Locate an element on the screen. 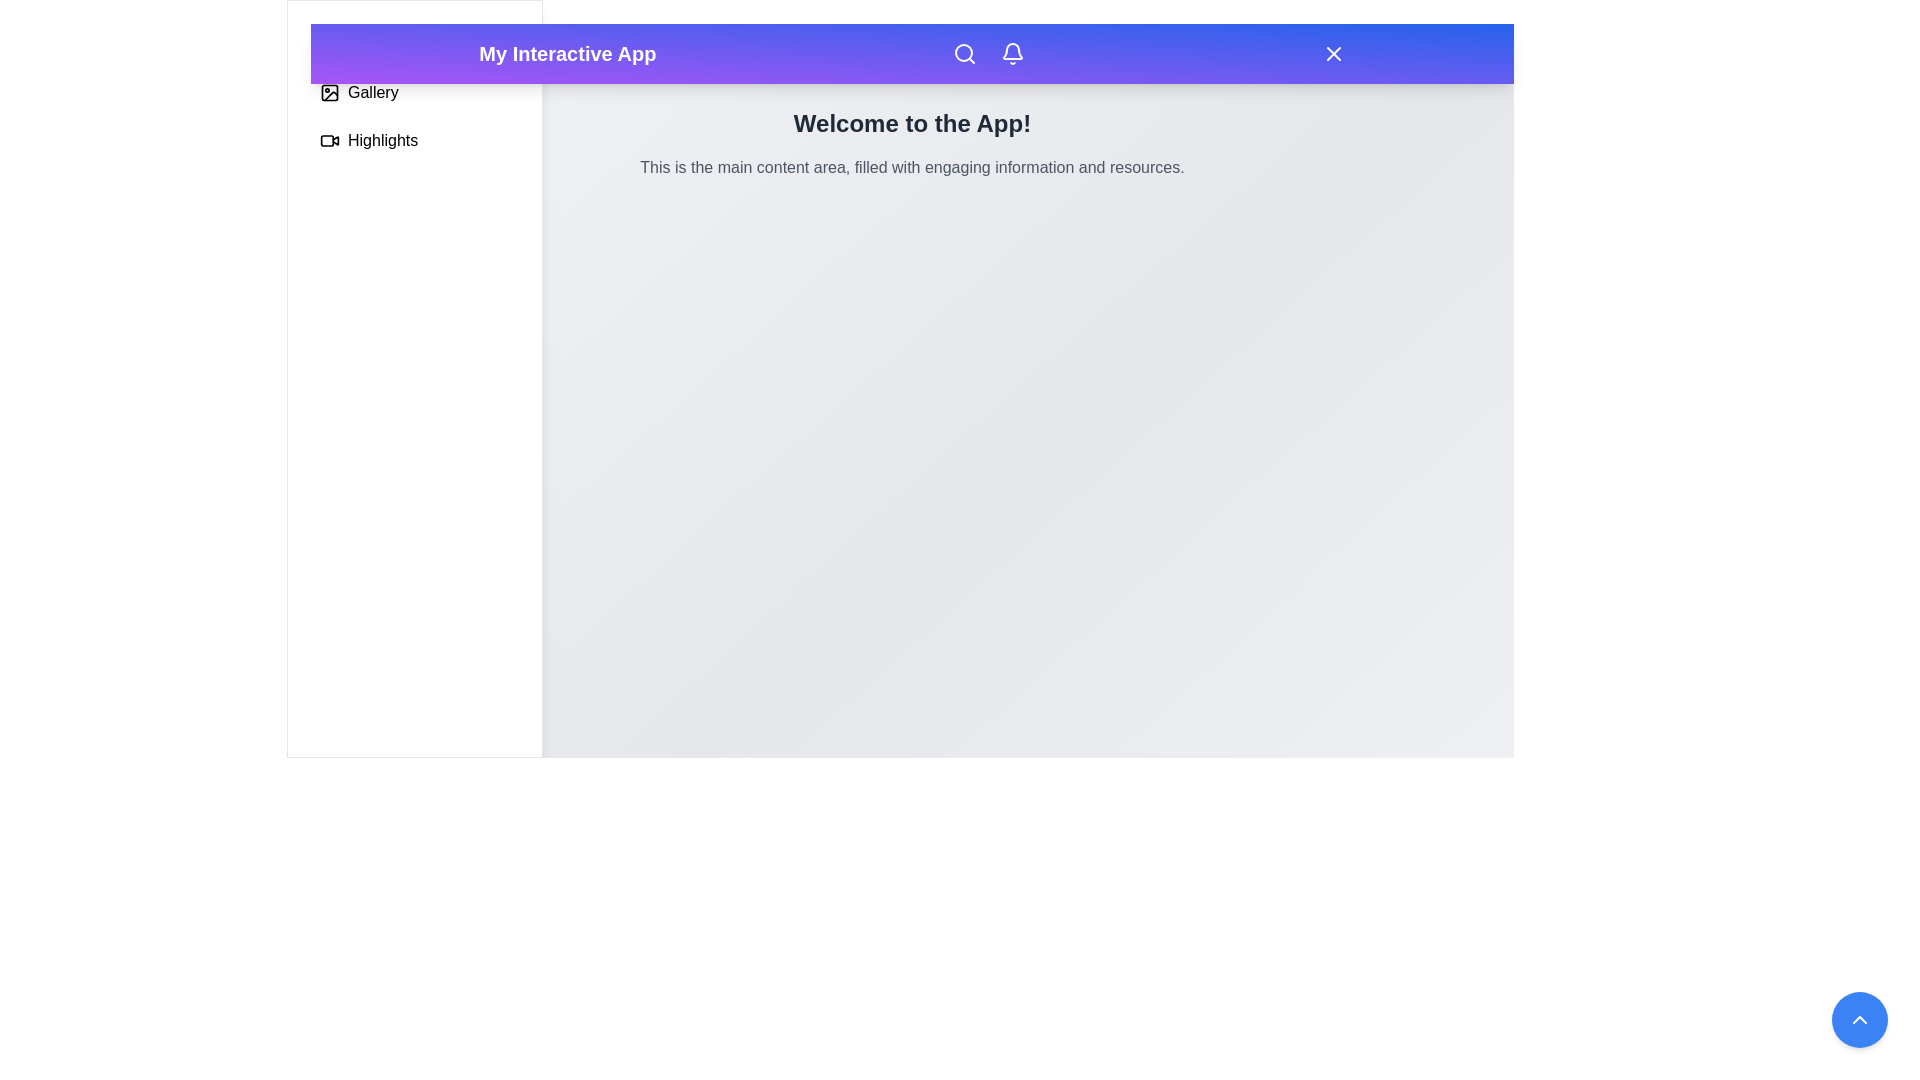 This screenshot has height=1080, width=1920. the close button located at the far right of the header bar to potentially see a tooltip is located at coordinates (1333, 53).